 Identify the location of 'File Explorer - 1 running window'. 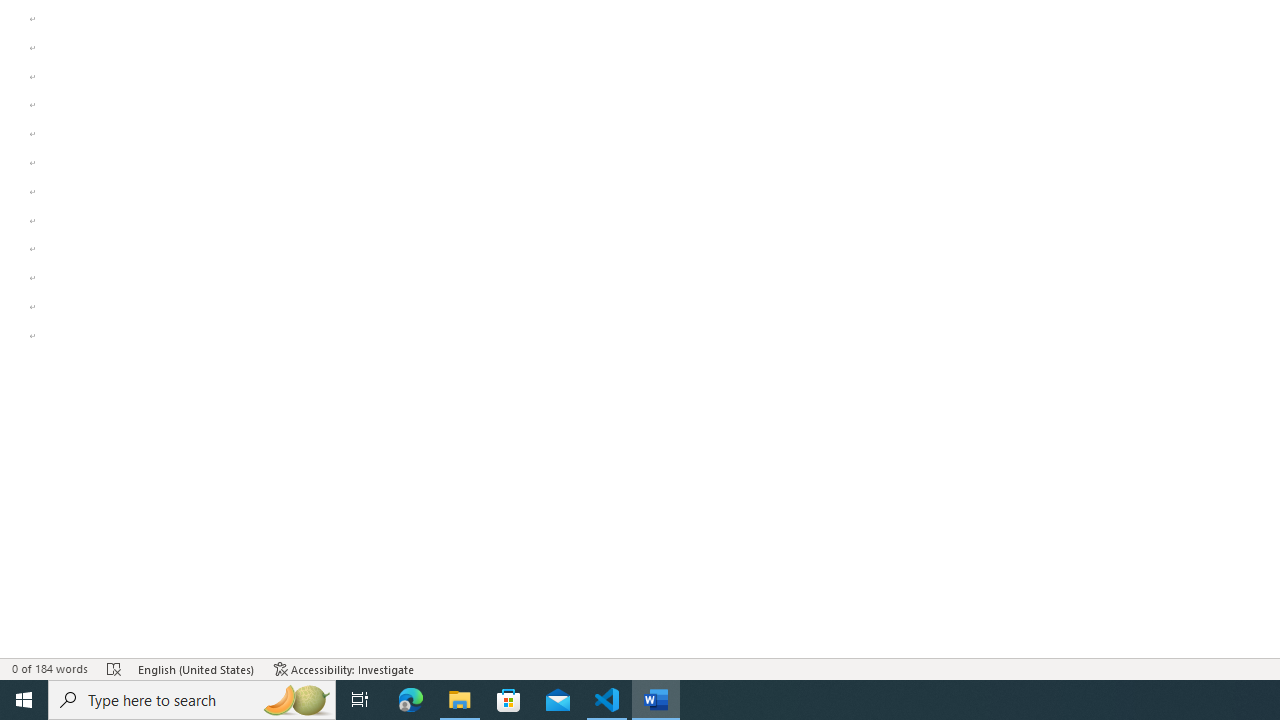
(459, 698).